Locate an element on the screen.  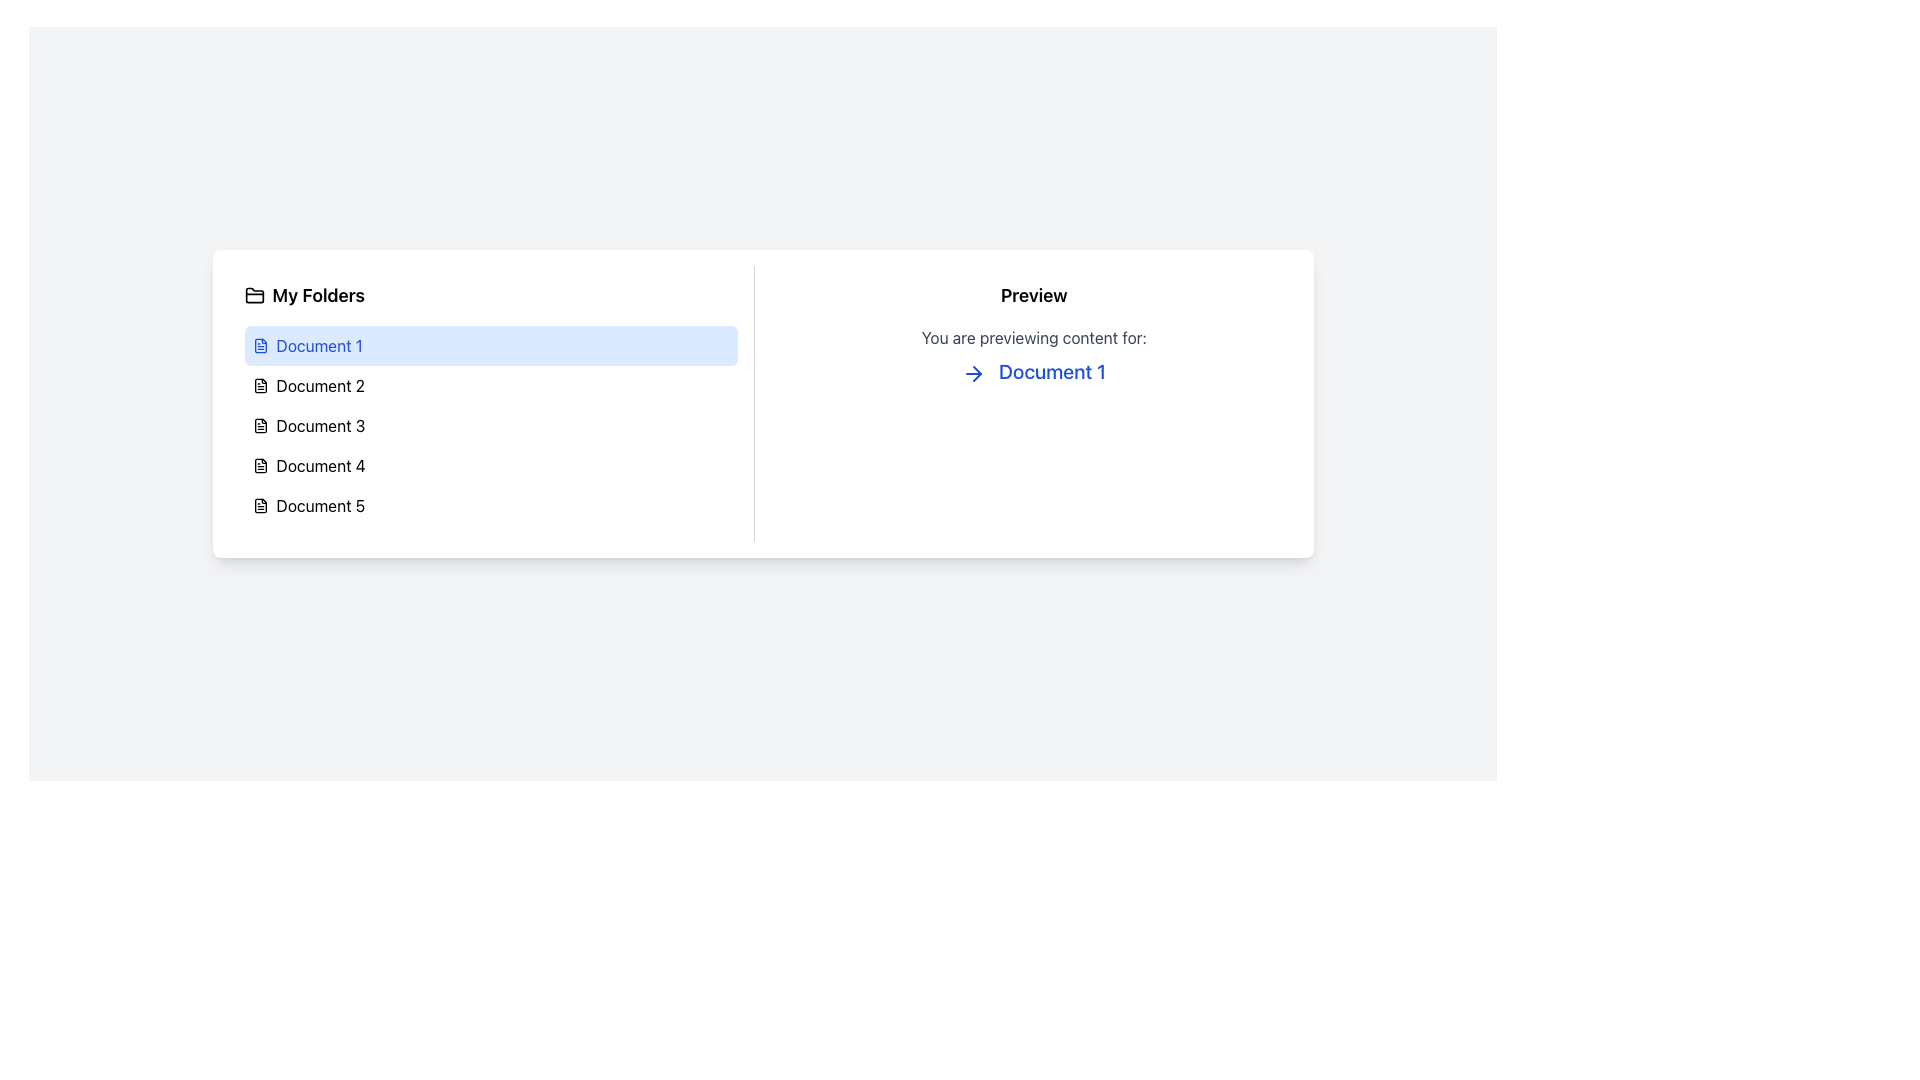
the bold, large-sized text reading 'Preview', which is positioned at the top-center of its section and serves as the heading for associated content is located at coordinates (1034, 296).